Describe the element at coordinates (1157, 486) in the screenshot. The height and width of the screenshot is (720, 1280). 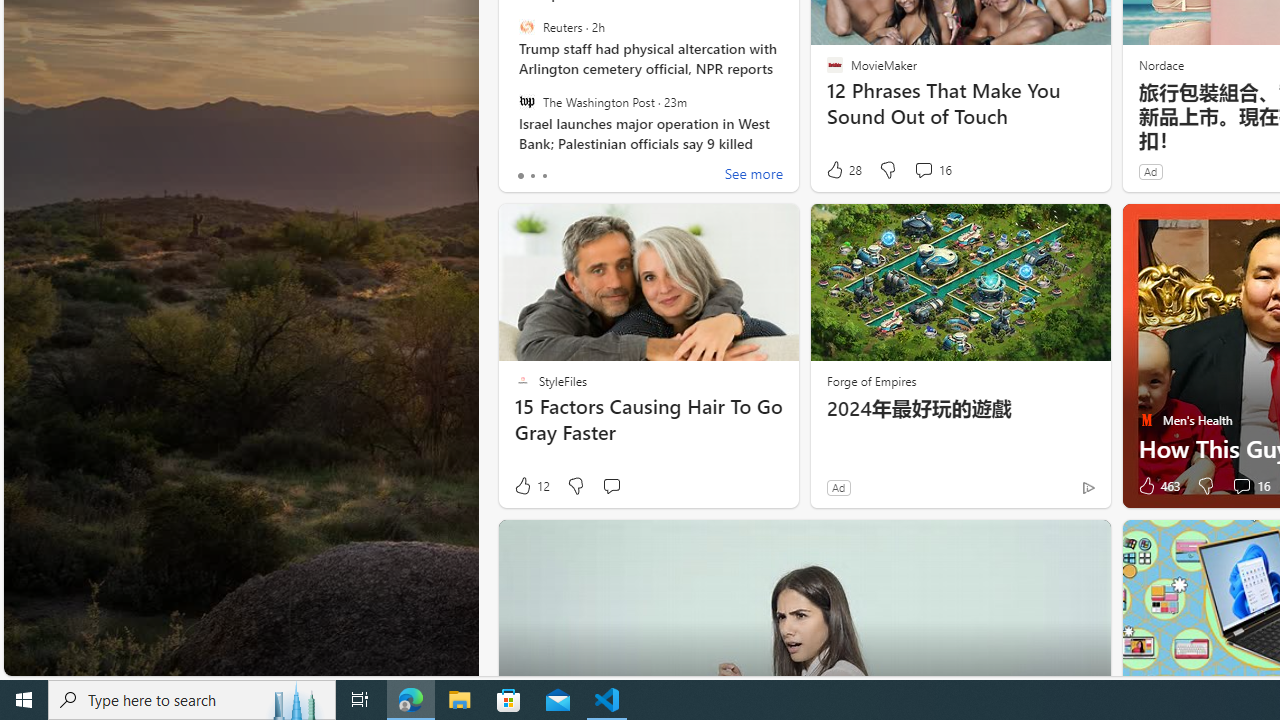
I see `'463 Like'` at that location.